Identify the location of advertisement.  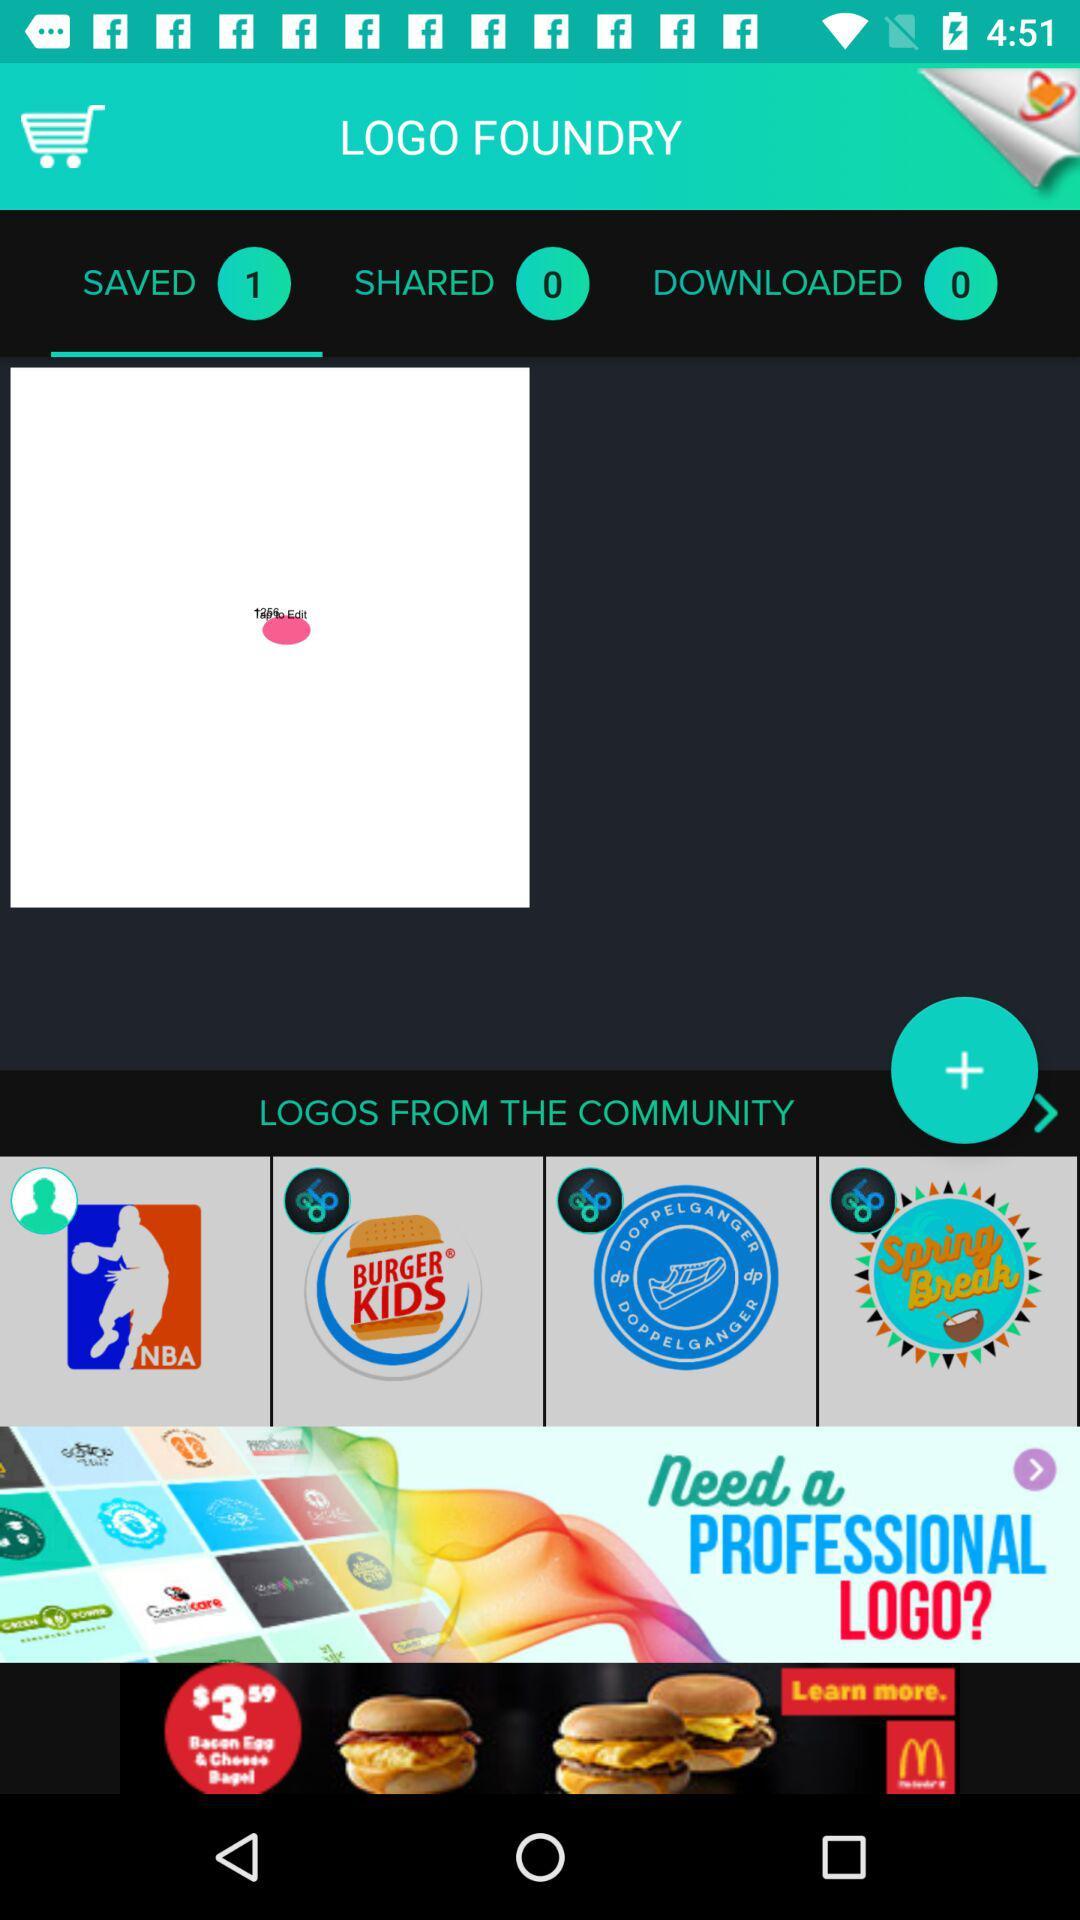
(540, 1543).